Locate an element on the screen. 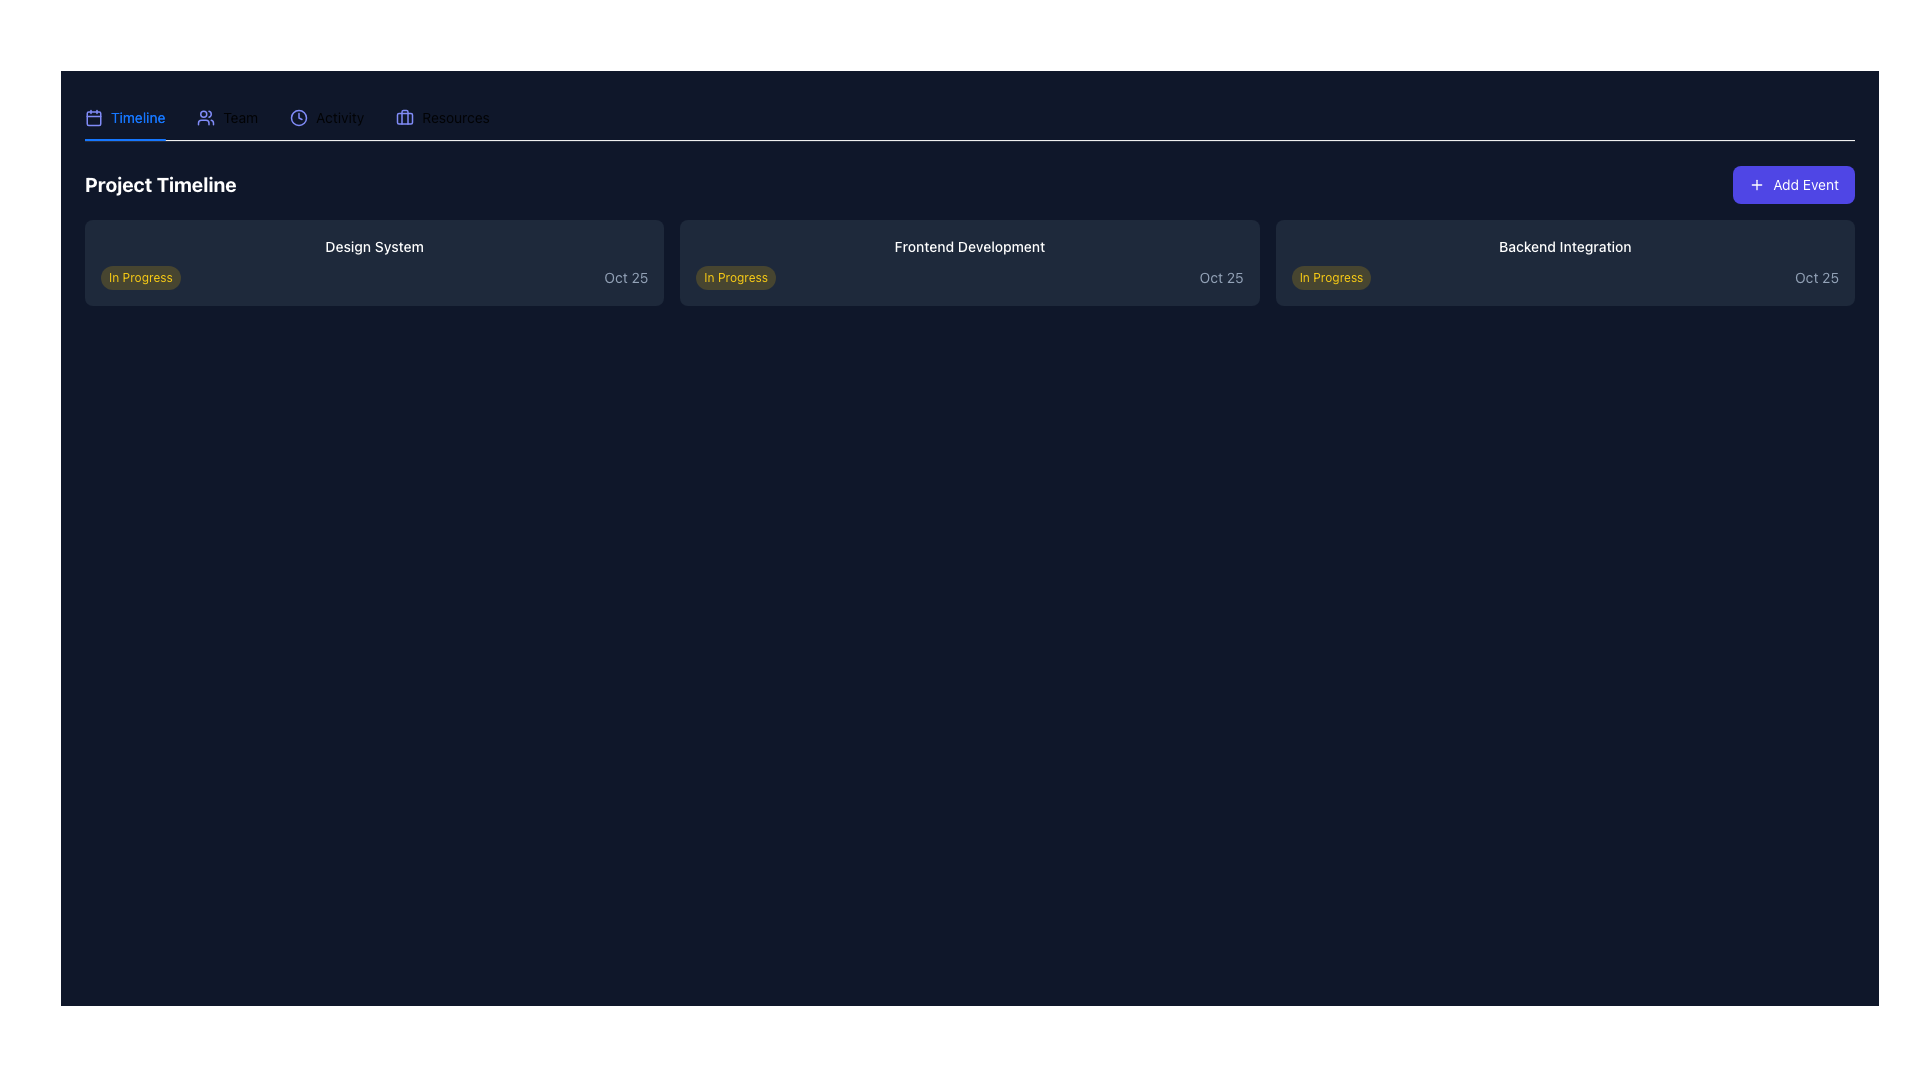  the 'Resources' Tab button in the top navigation bar is located at coordinates (442, 118).